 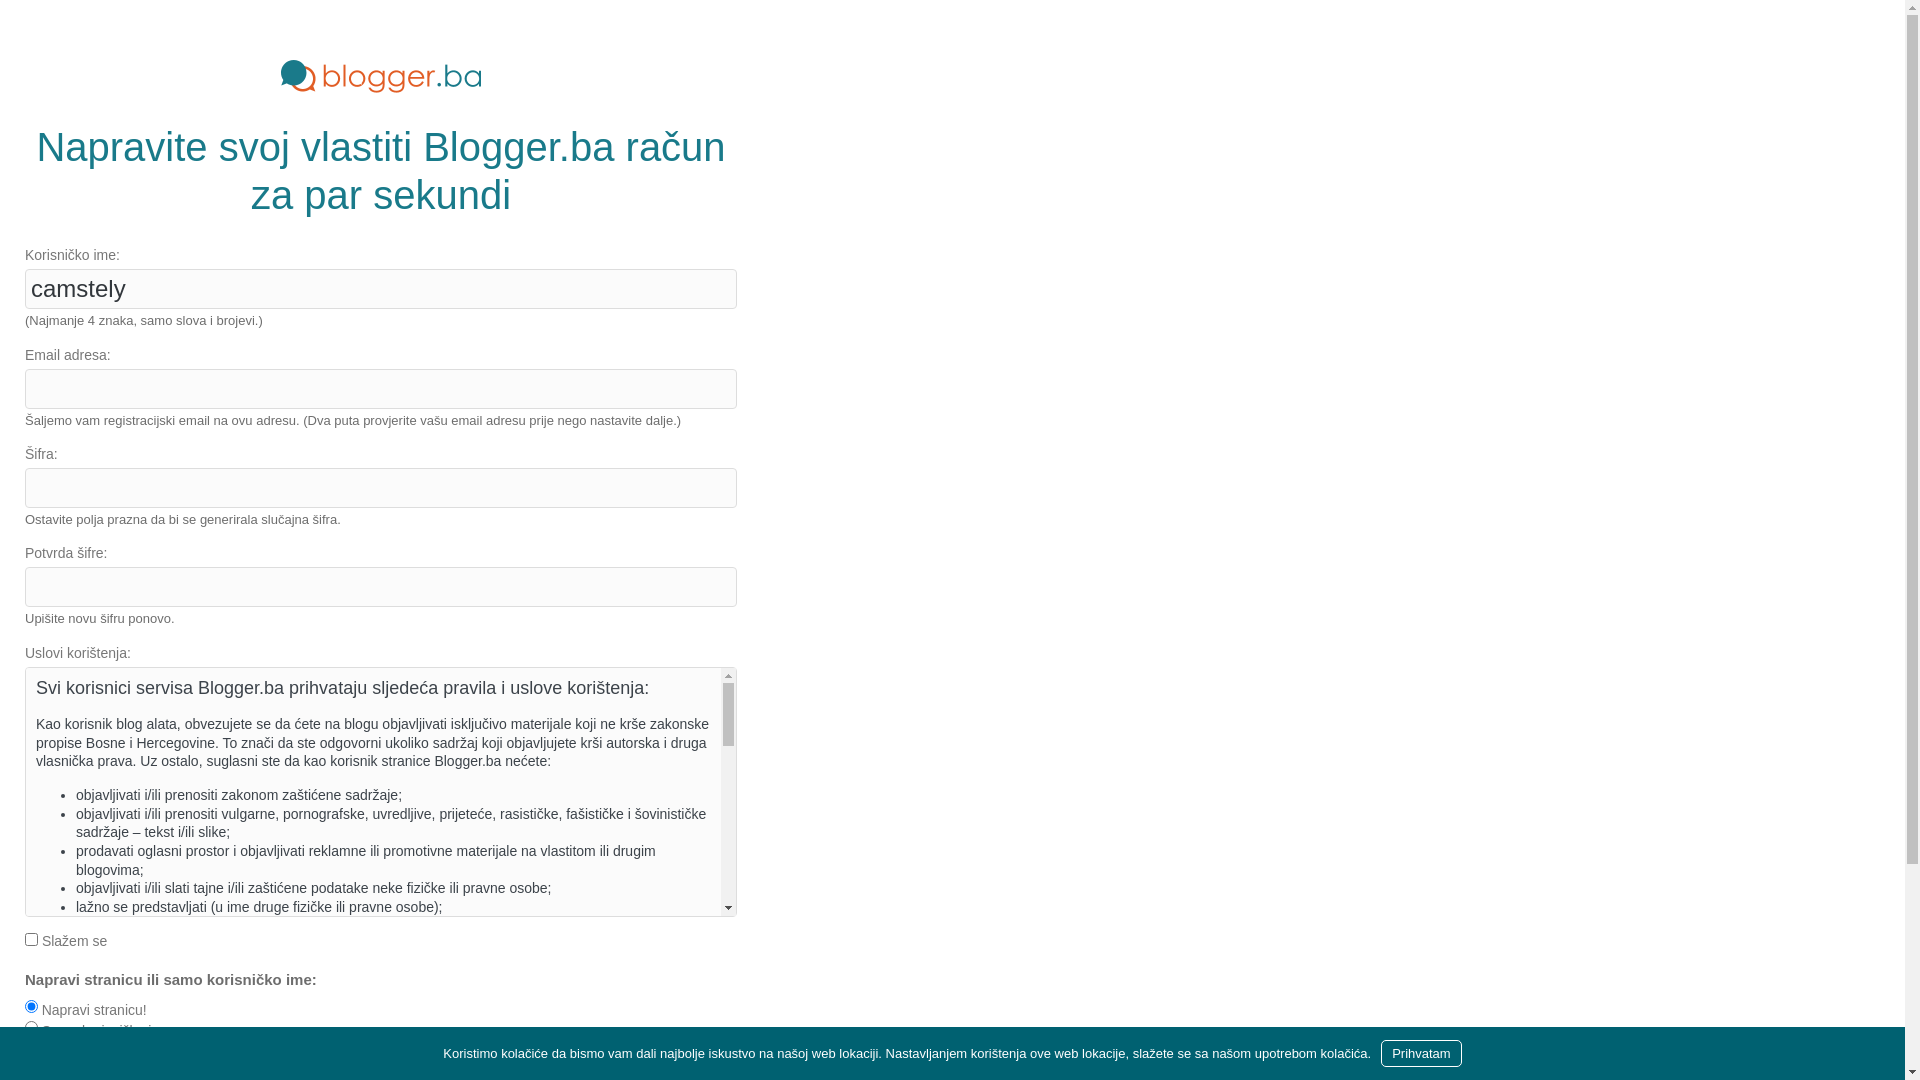 What do you see at coordinates (1420, 1052) in the screenshot?
I see `'Prihvatam'` at bounding box center [1420, 1052].